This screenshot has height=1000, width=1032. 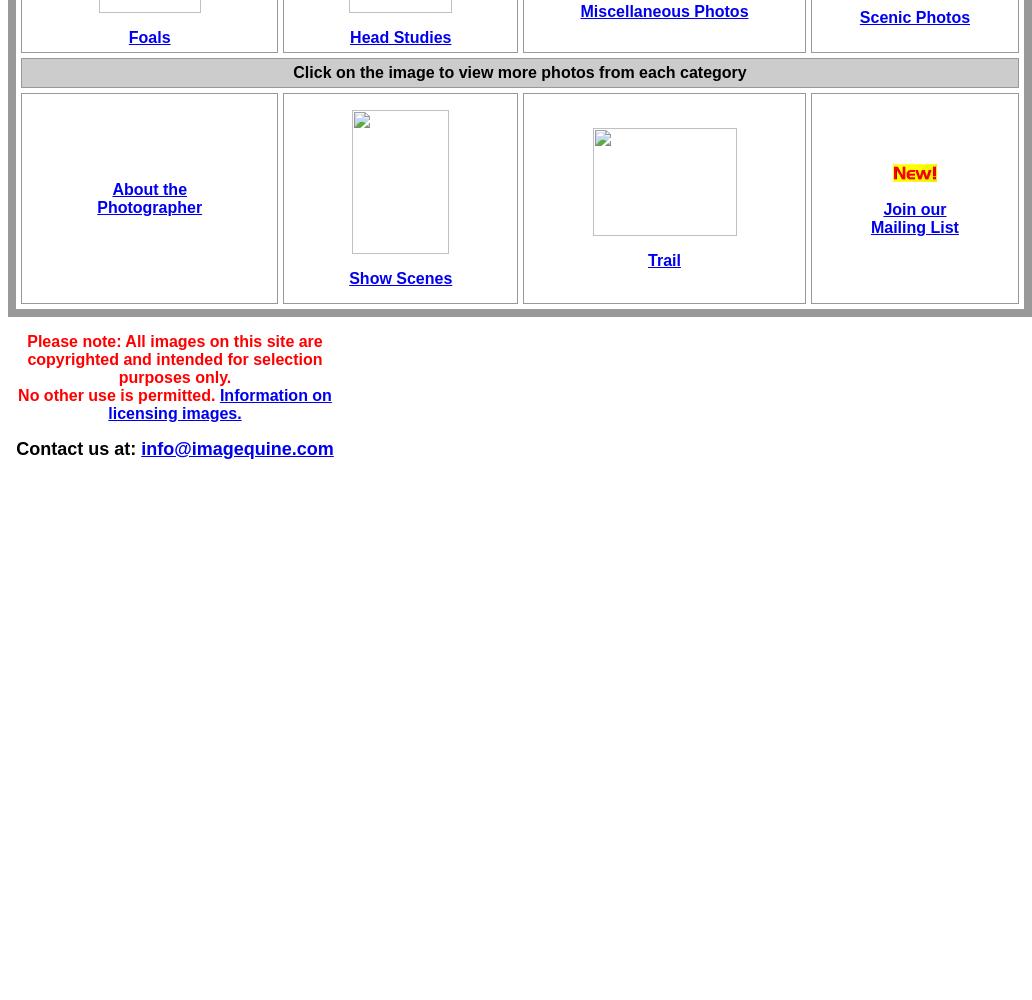 What do you see at coordinates (148, 188) in the screenshot?
I see `'About 
            the'` at bounding box center [148, 188].